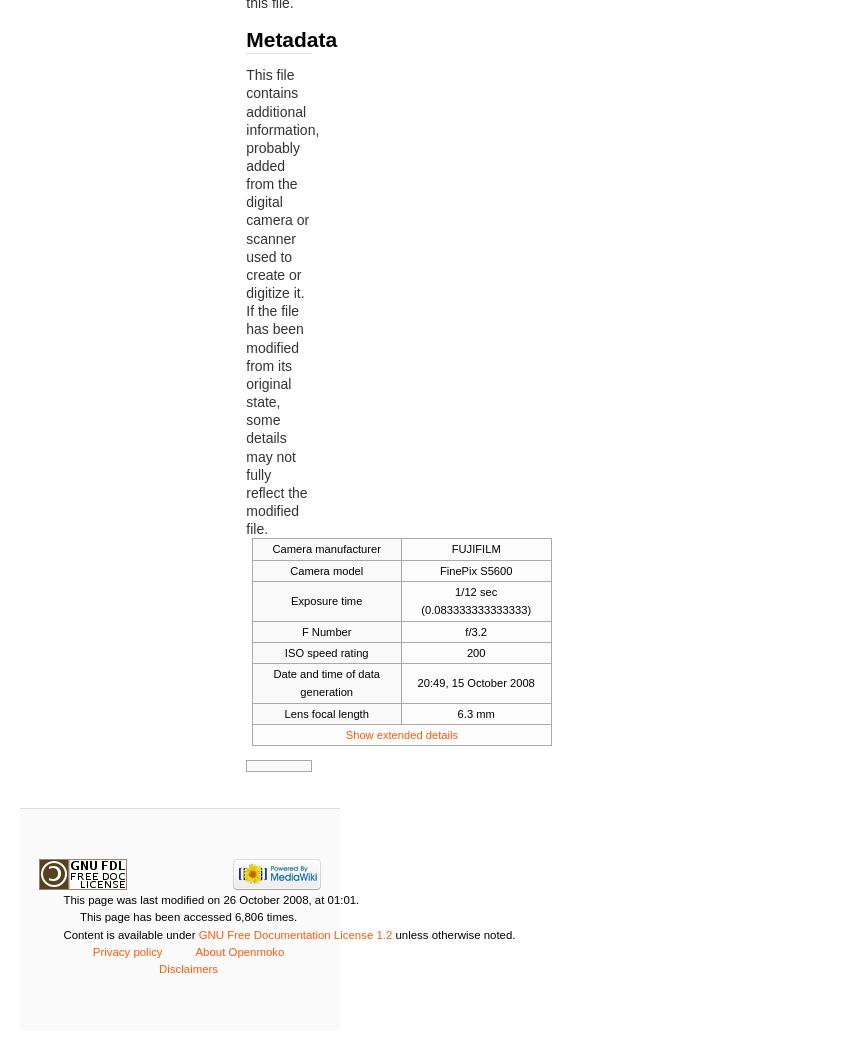  I want to click on 'This file contains additional information, probably added from the digital camera or scanner used to create or digitize it.
If the file has been modified from its original state, some details may not fully reflect the modified file.', so click(282, 301).